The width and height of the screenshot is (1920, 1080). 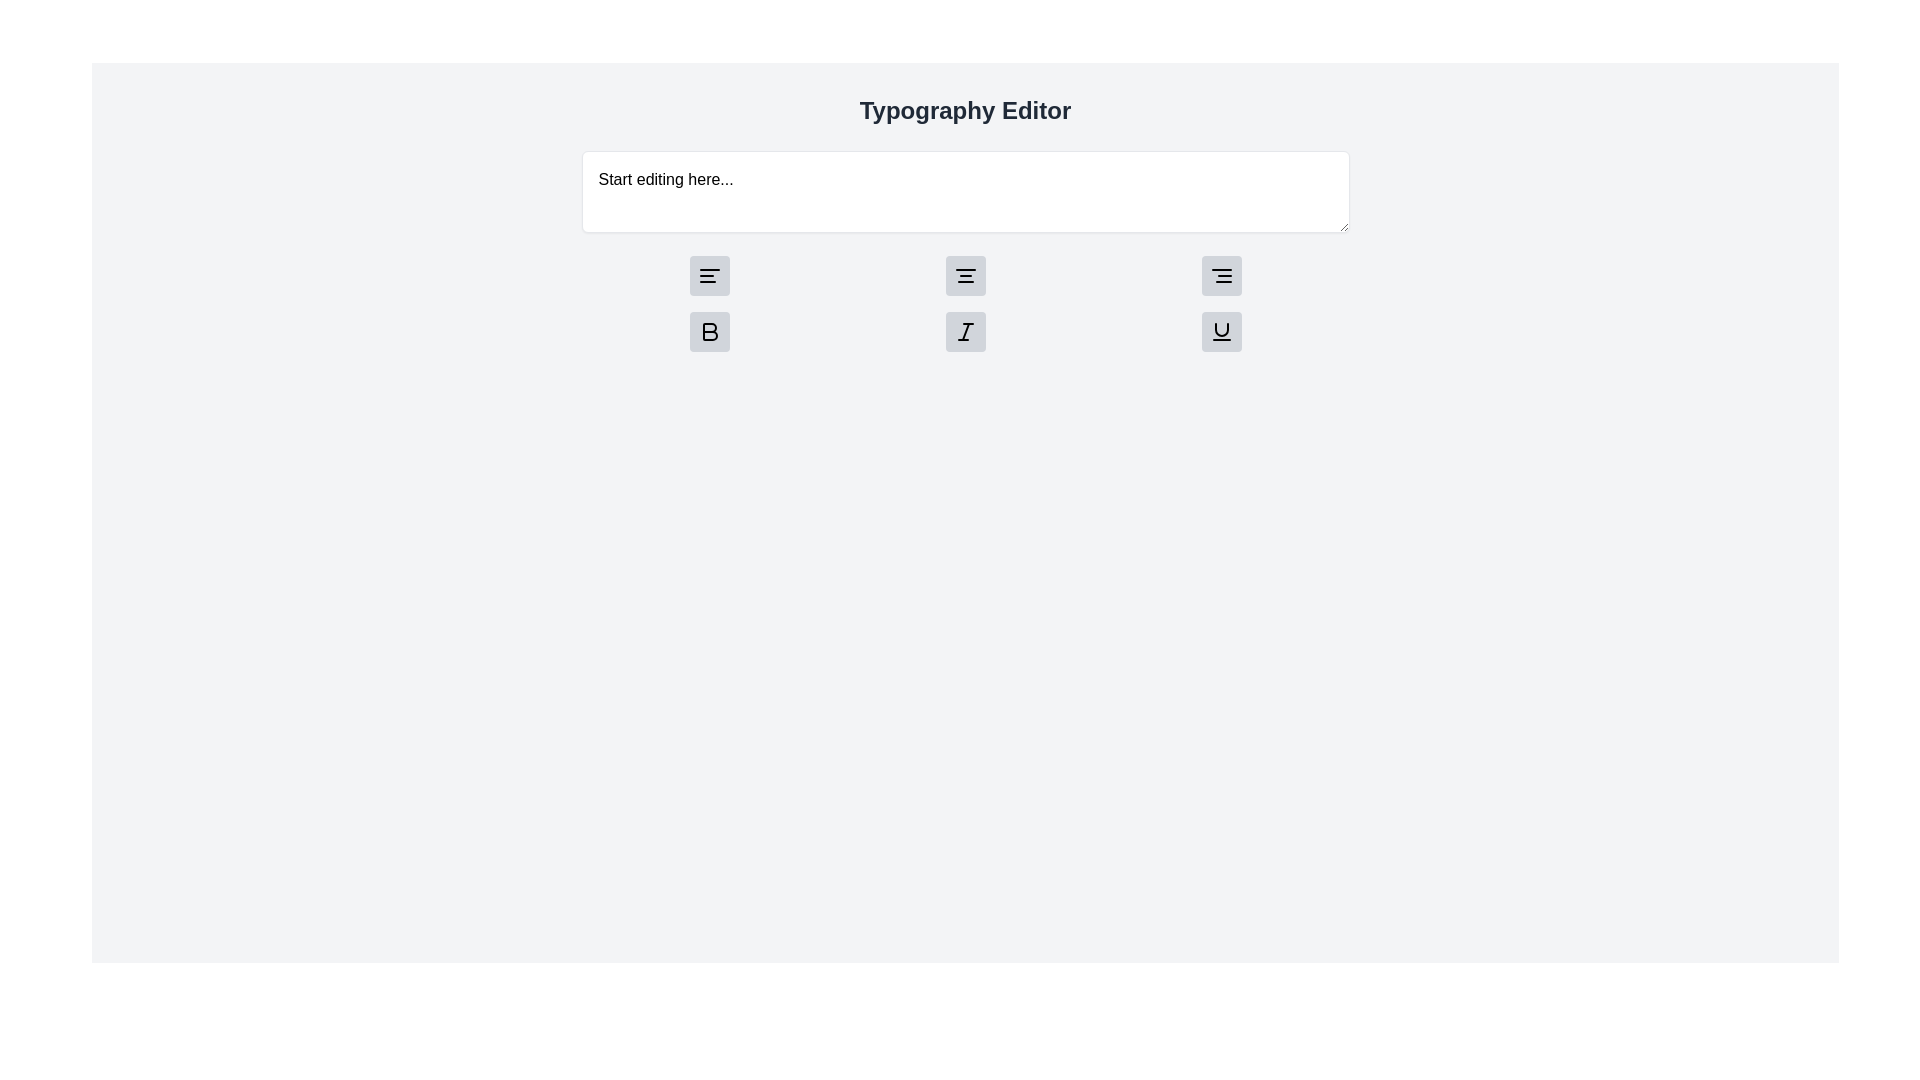 What do you see at coordinates (1220, 276) in the screenshot?
I see `the third button in the group of alignment buttons to align the text to the right in the text editor` at bounding box center [1220, 276].